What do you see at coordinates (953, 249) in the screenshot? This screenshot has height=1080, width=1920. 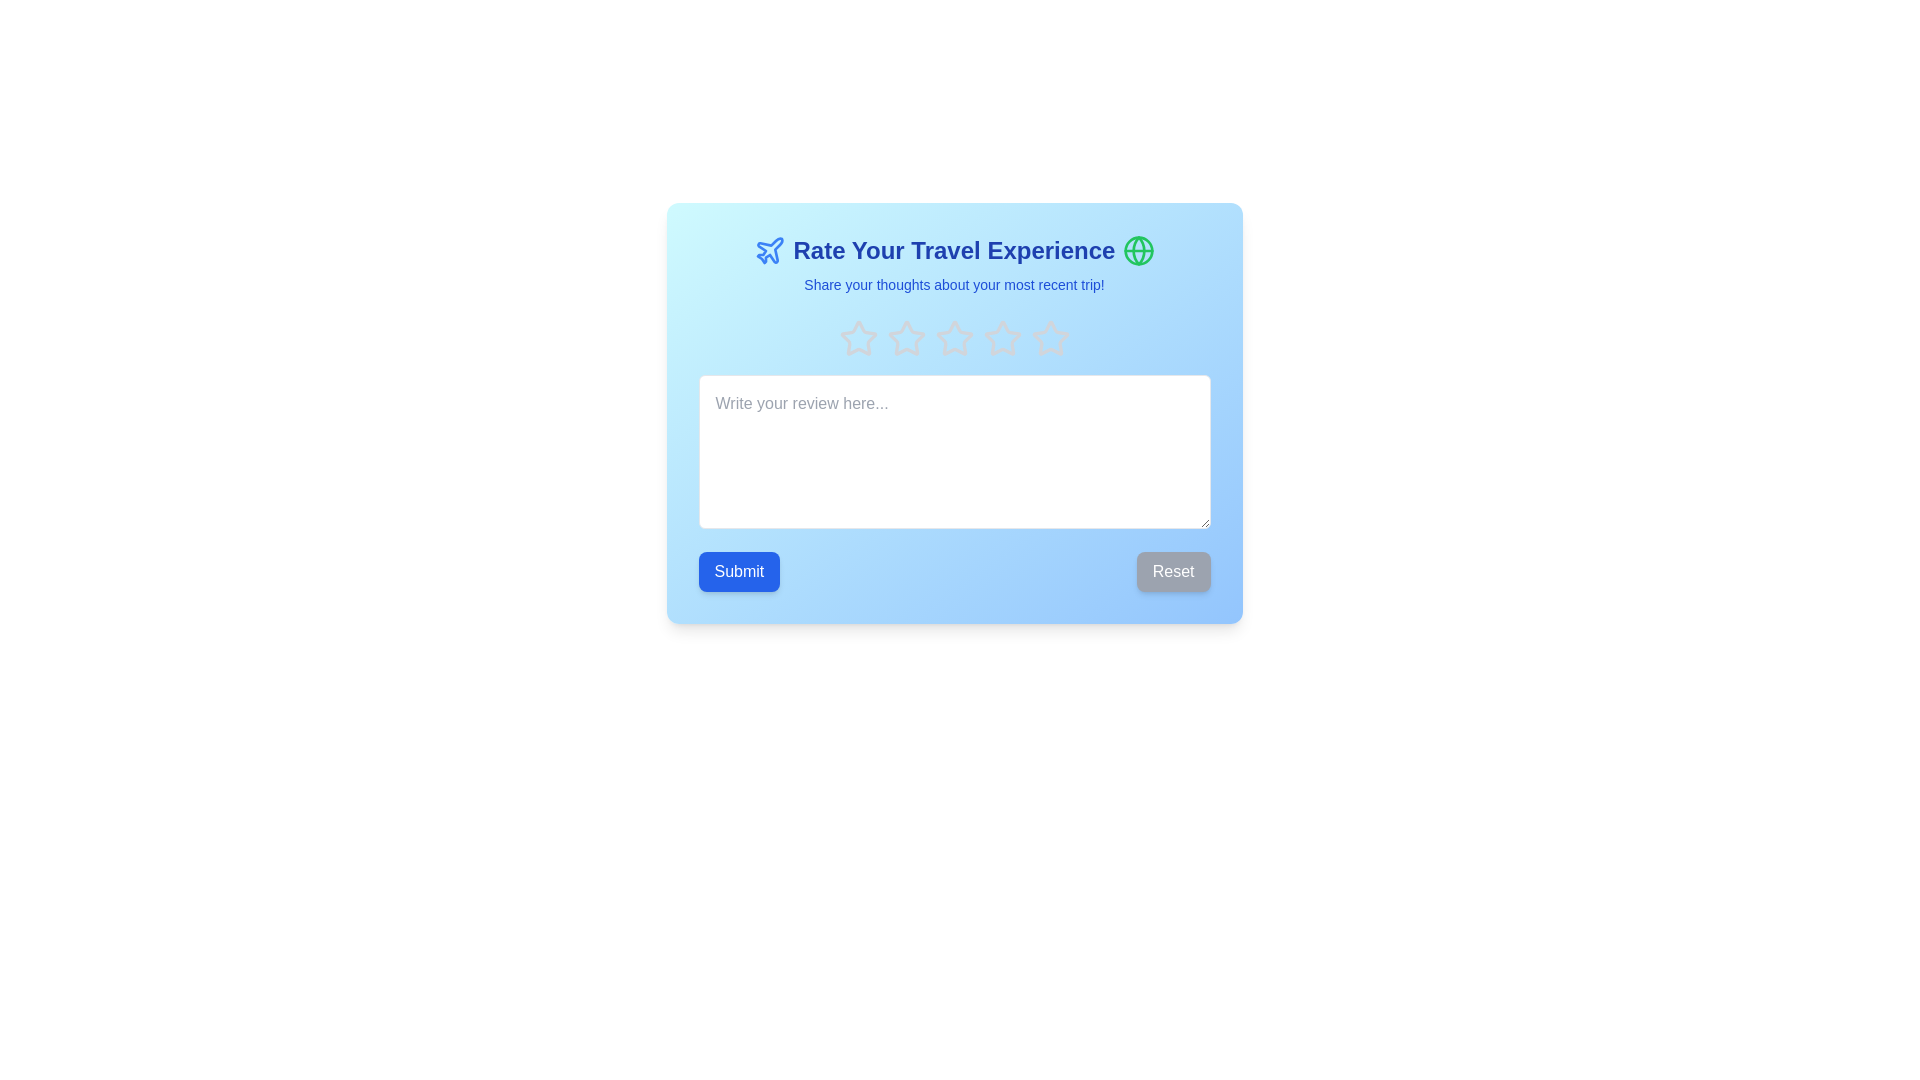 I see `the text label indicating the purpose of the form to rate the travel experience, which is located between an airplane icon and a globe icon at the top of the card-like structure` at bounding box center [953, 249].